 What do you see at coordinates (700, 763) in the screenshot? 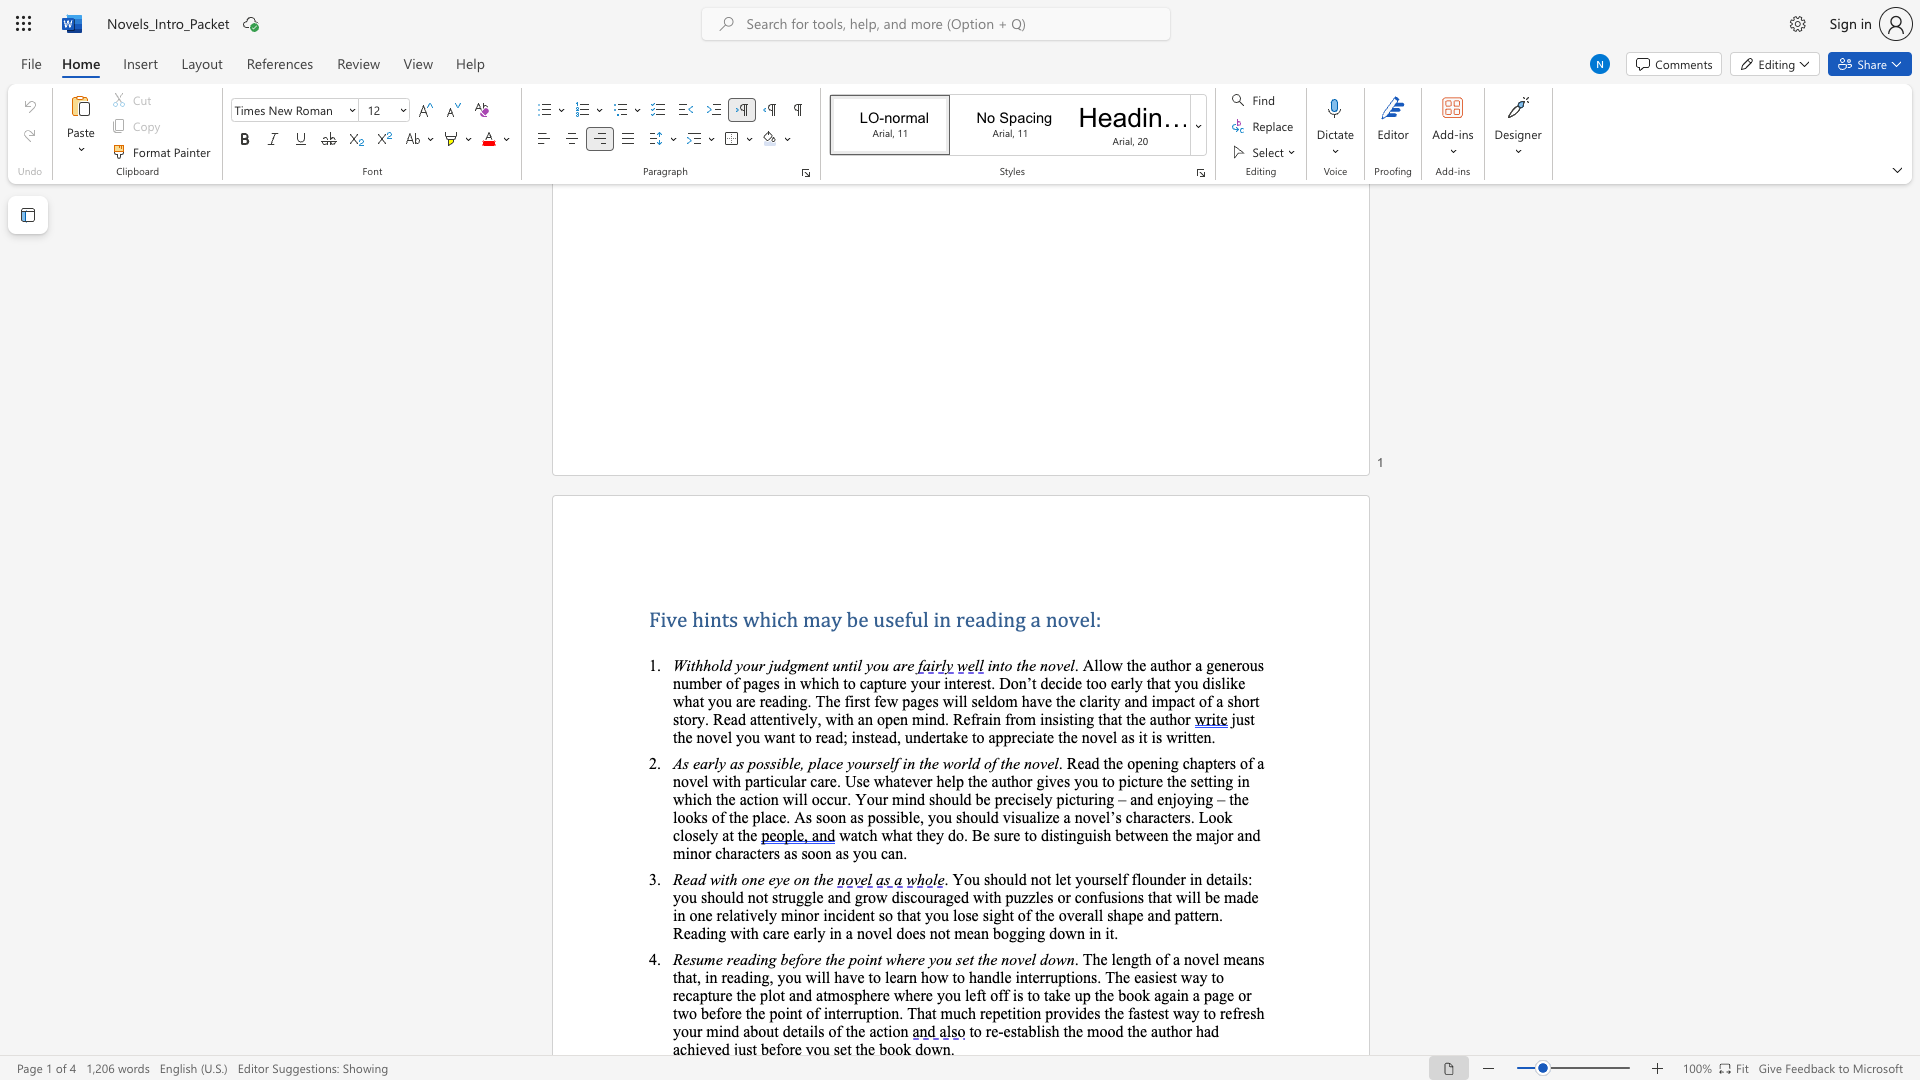
I see `the subset text "arly as possible, place yoursel" within the text "As early as possible, place yourself in the world of the novel"` at bounding box center [700, 763].